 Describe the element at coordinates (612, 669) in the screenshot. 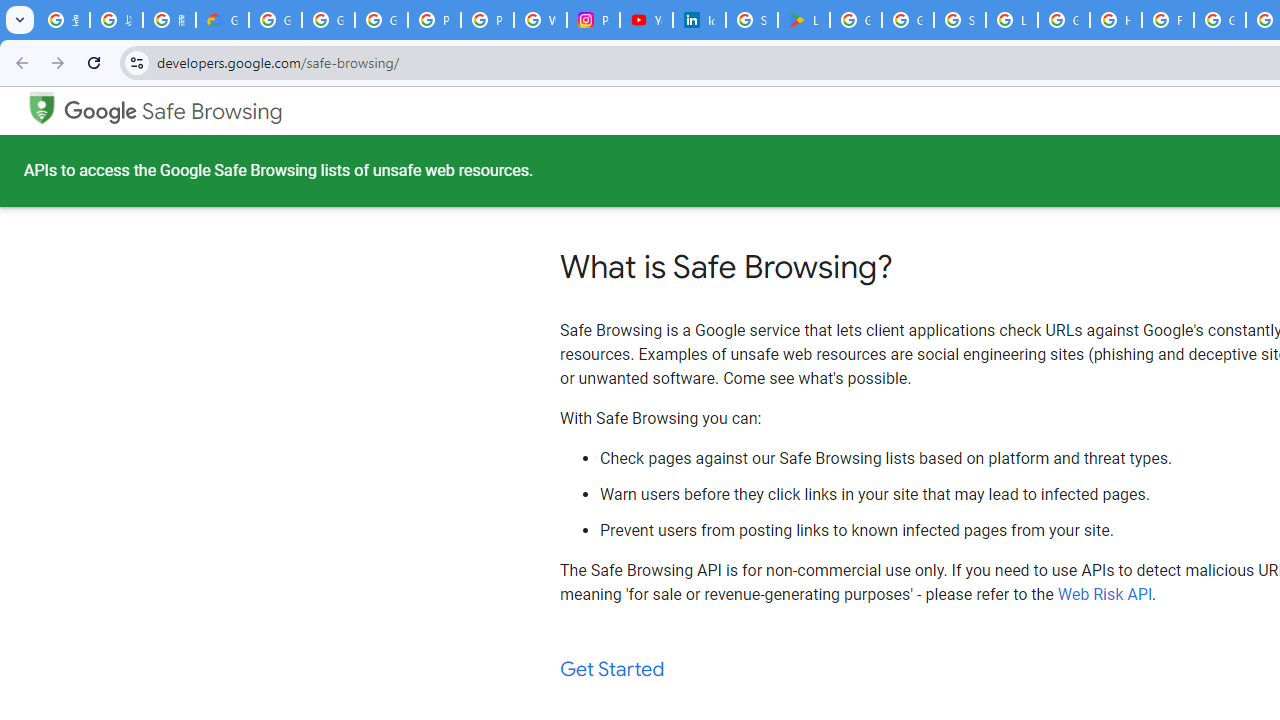

I see `'Get Started'` at that location.